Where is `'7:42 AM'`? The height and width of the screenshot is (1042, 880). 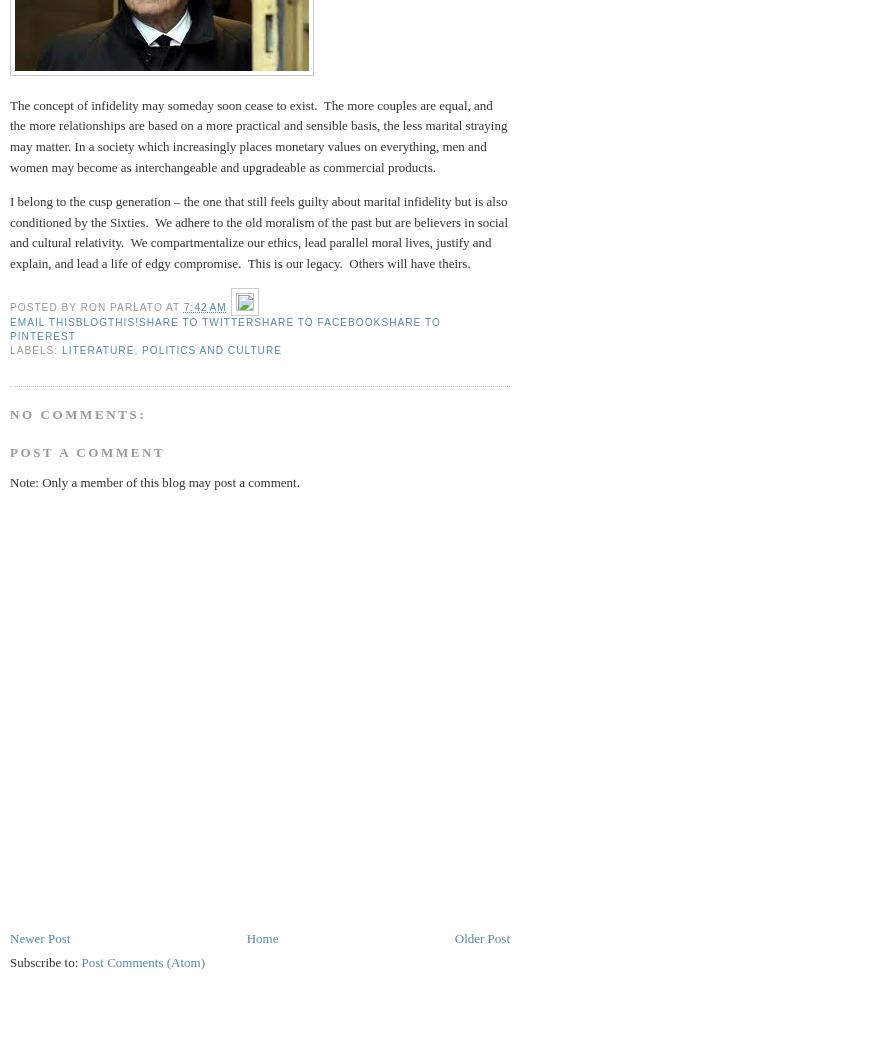 '7:42 AM' is located at coordinates (204, 307).